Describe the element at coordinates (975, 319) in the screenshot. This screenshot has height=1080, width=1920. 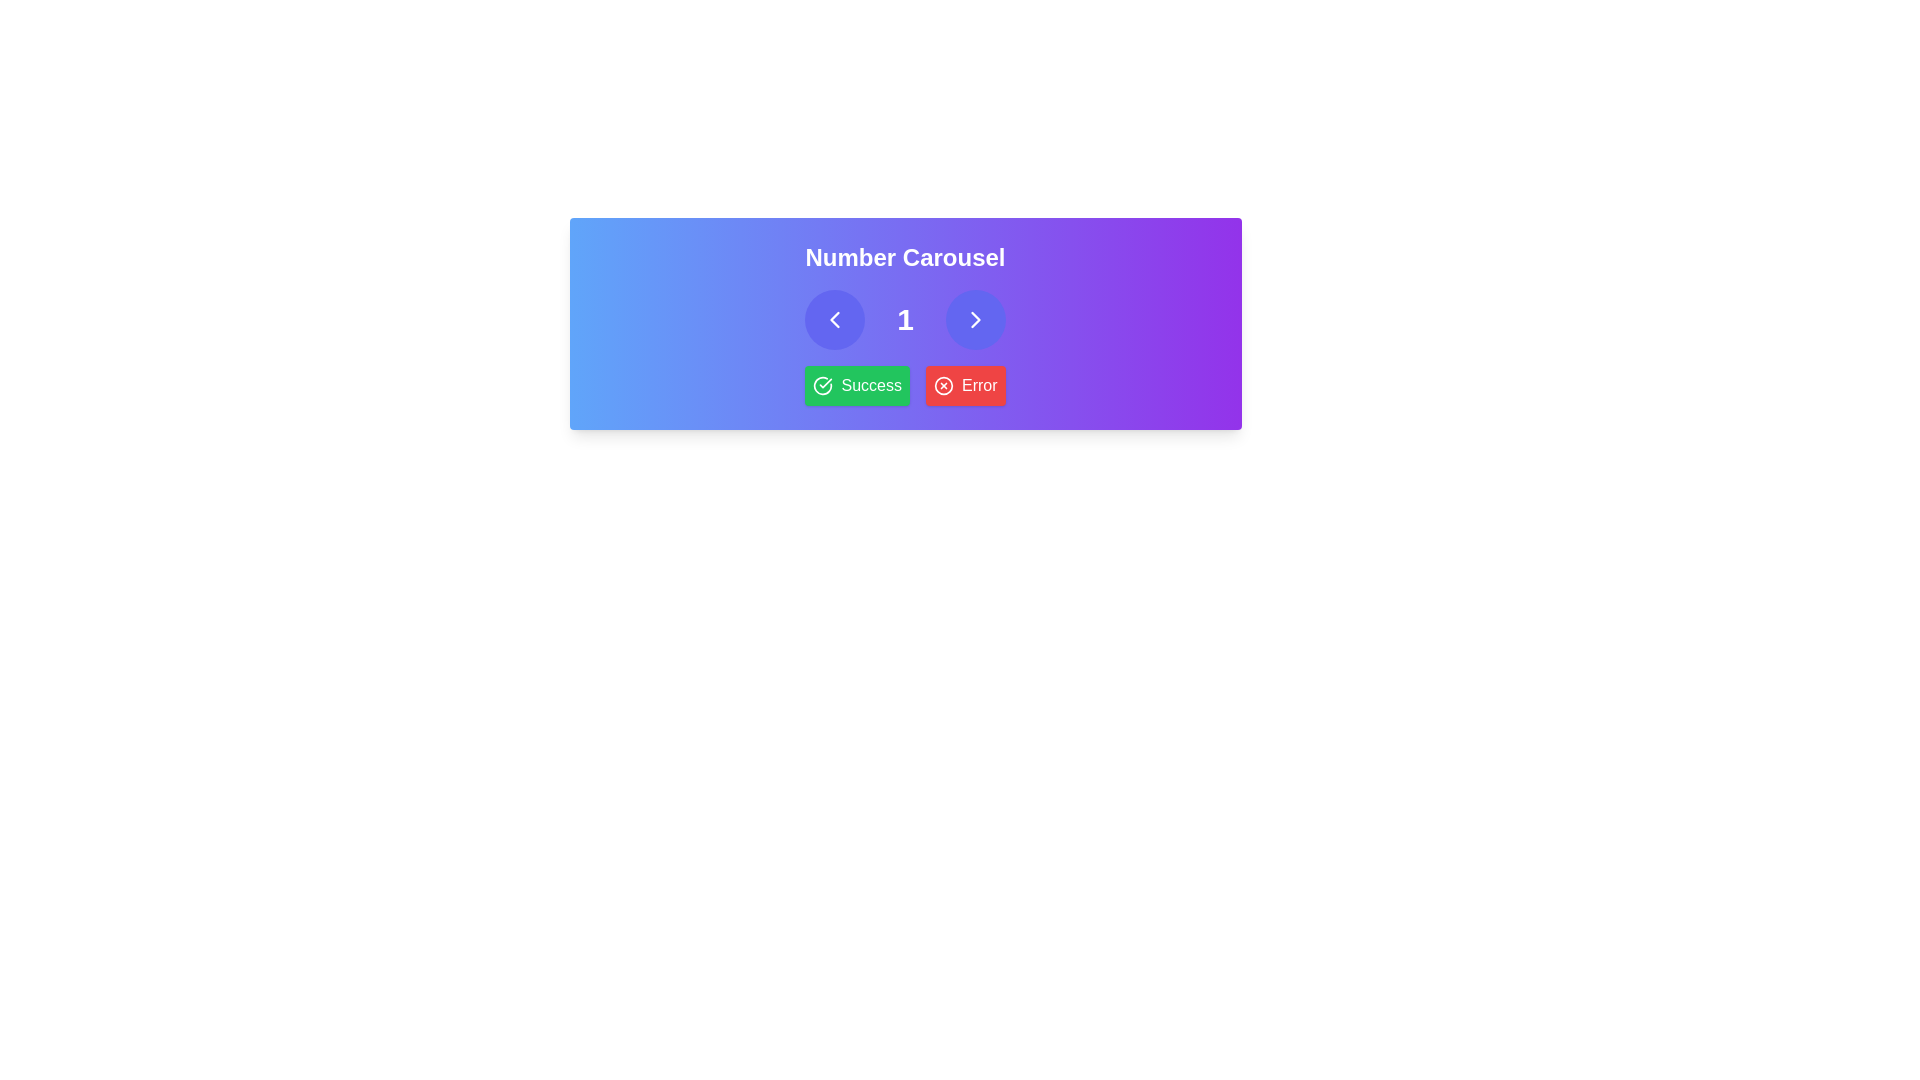
I see `the right-facing chevron icon within a circle-shaped button, which is positioned adjacent to the number '1'` at that location.